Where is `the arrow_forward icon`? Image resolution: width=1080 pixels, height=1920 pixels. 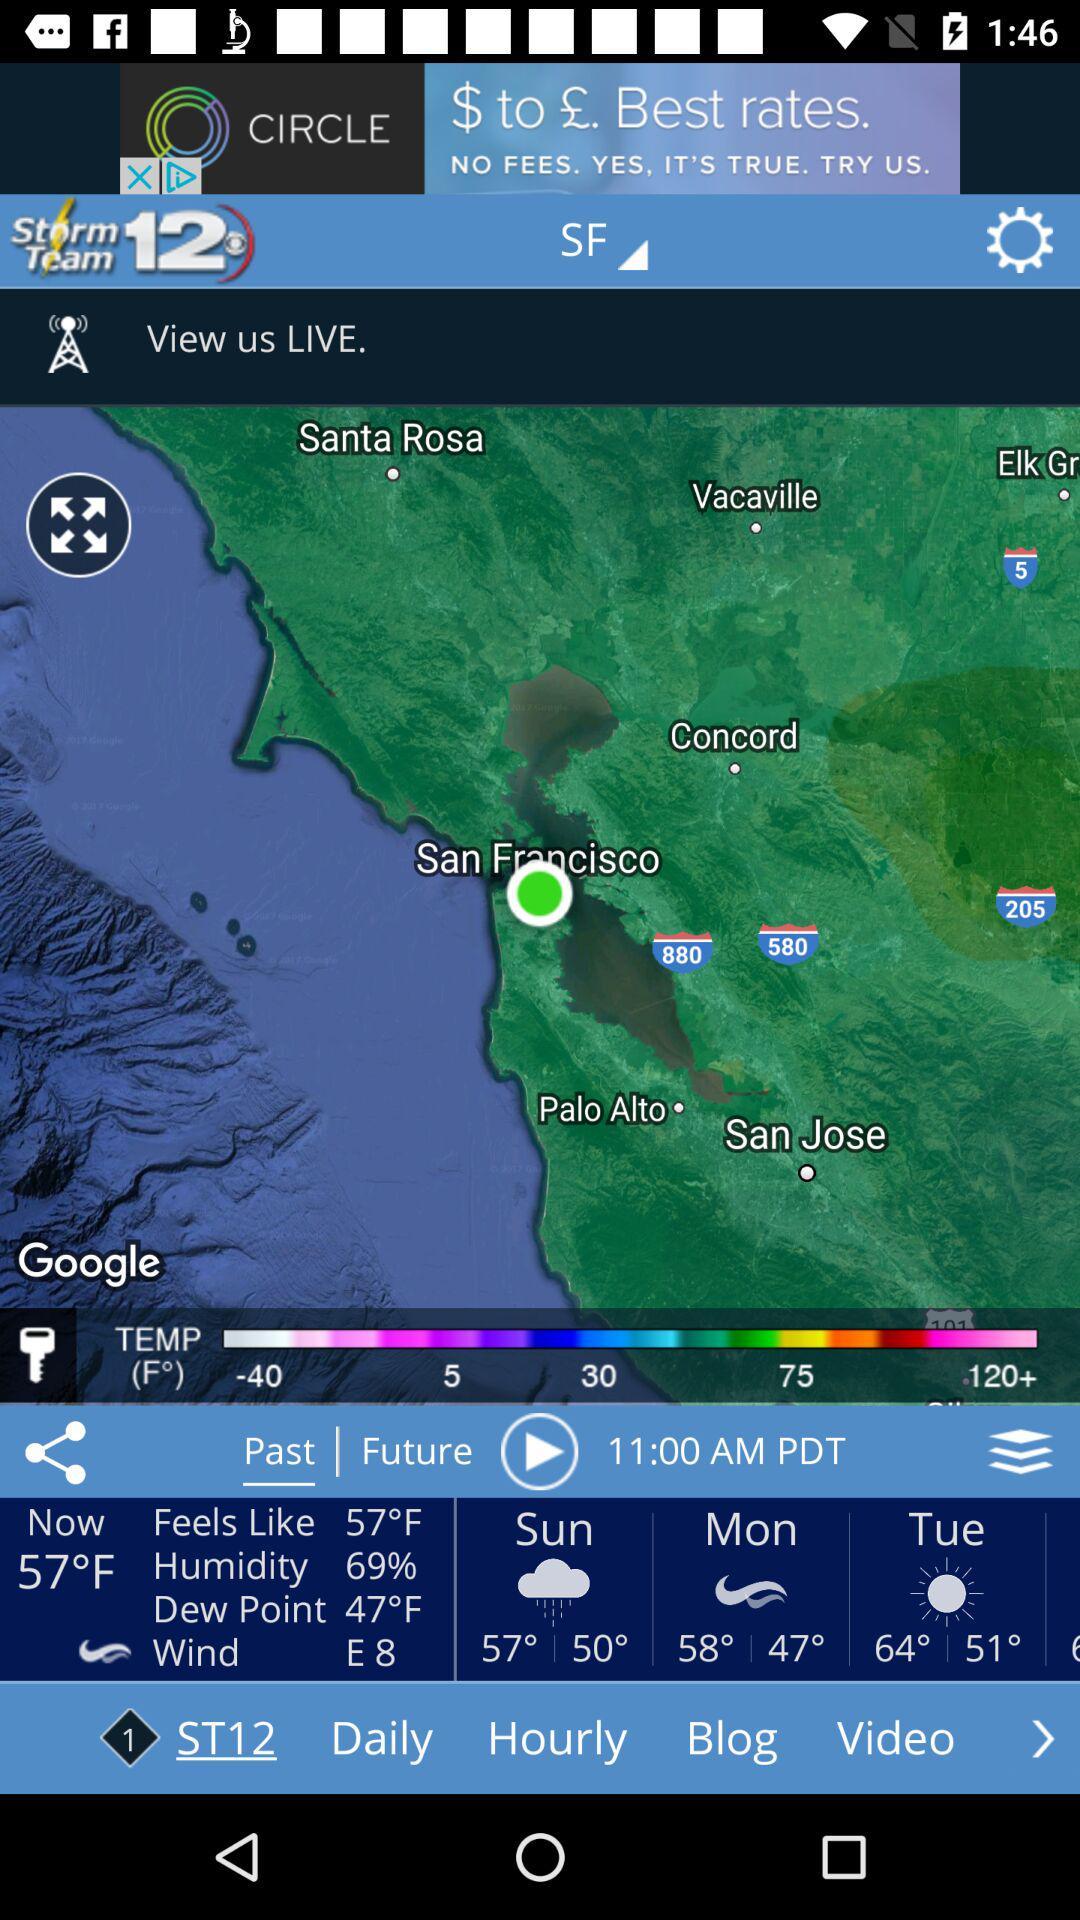 the arrow_forward icon is located at coordinates (1042, 1737).